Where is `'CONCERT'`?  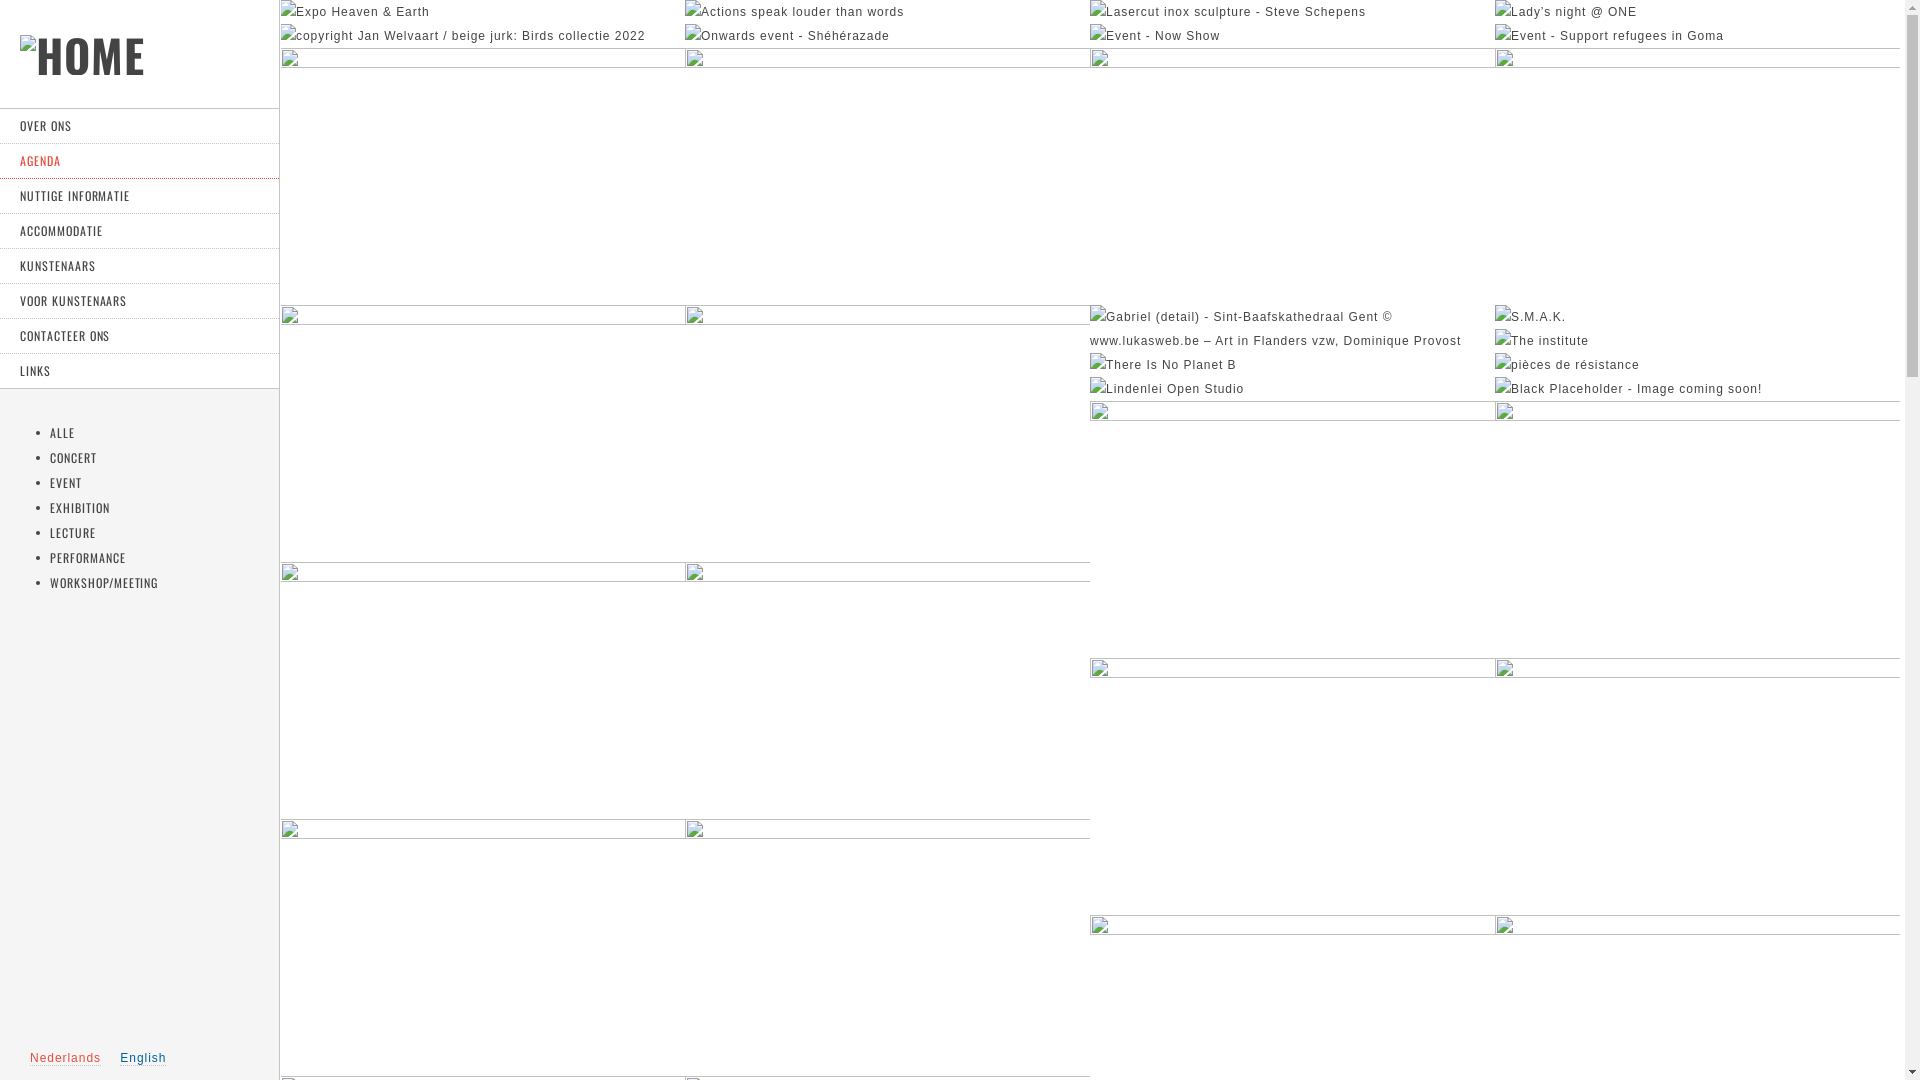
'CONCERT' is located at coordinates (73, 457).